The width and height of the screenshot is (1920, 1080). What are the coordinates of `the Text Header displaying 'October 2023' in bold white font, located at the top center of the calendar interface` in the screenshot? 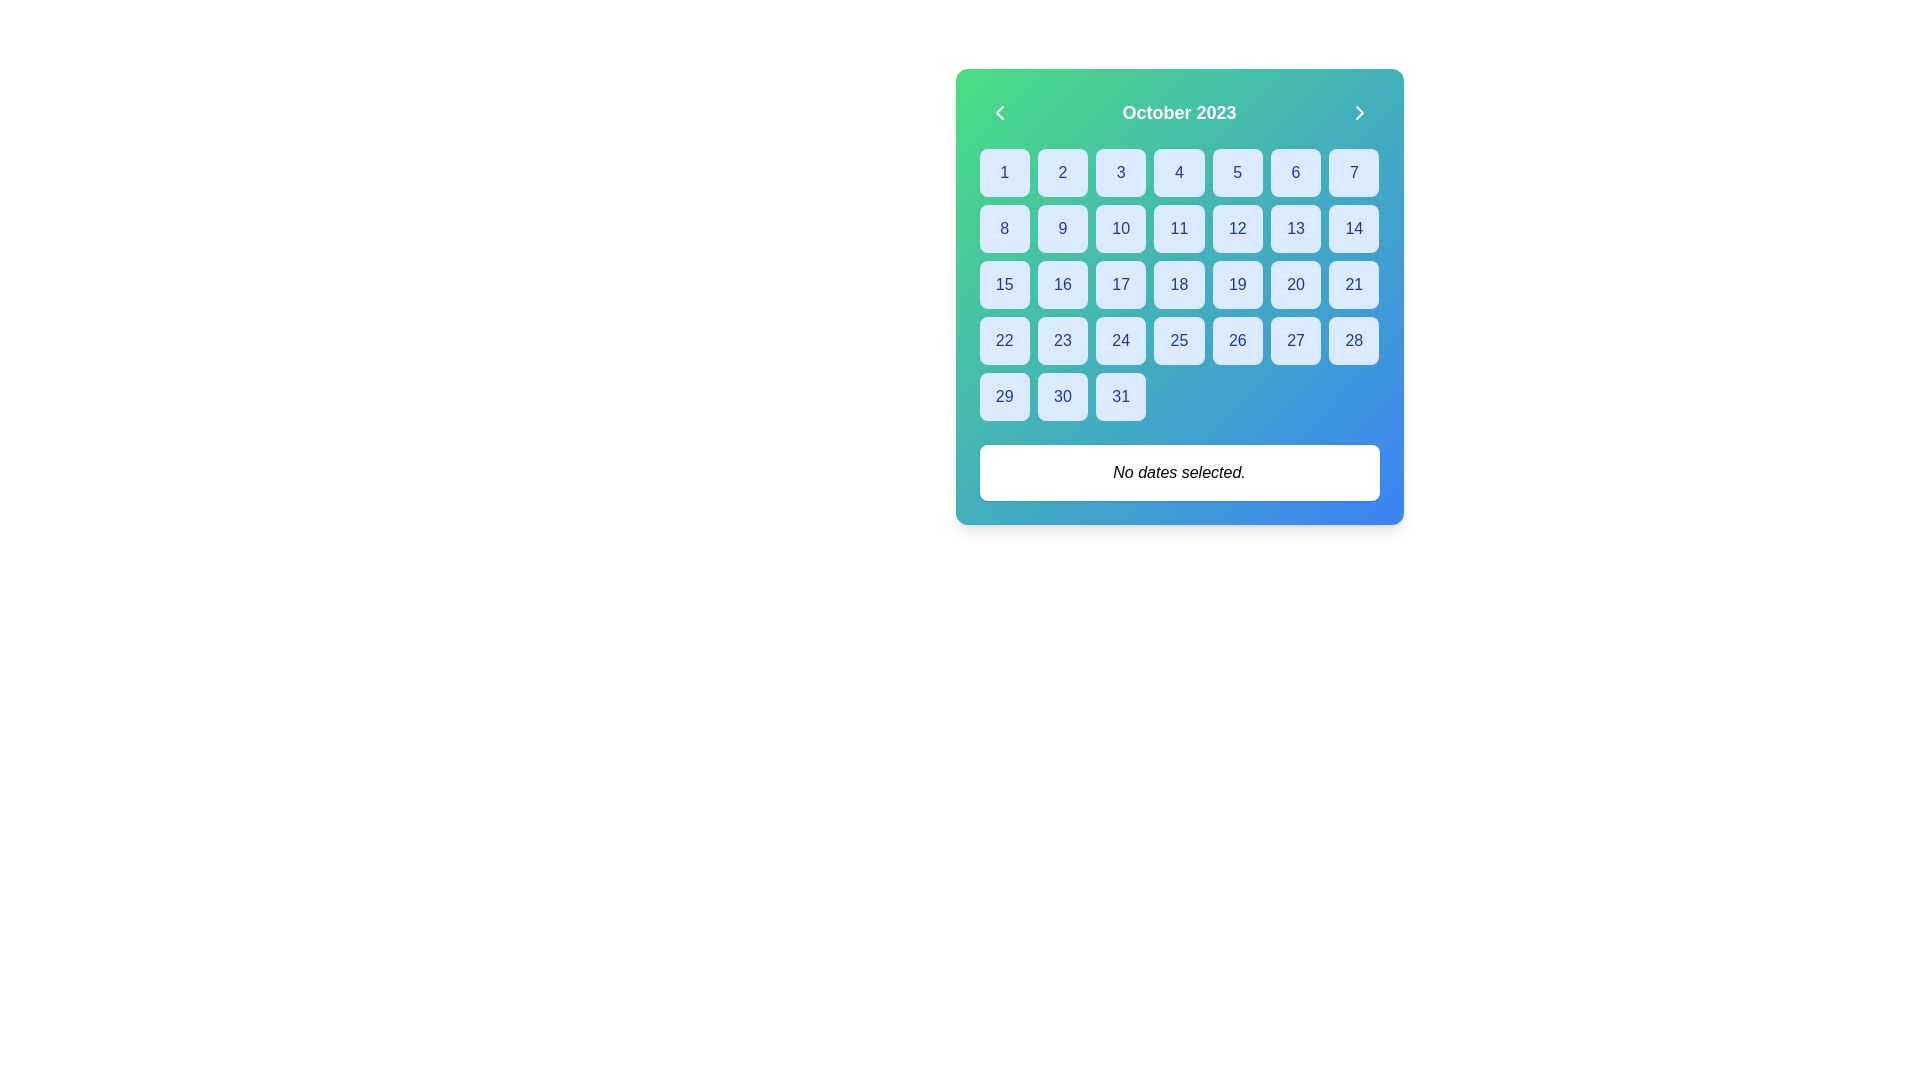 It's located at (1179, 112).